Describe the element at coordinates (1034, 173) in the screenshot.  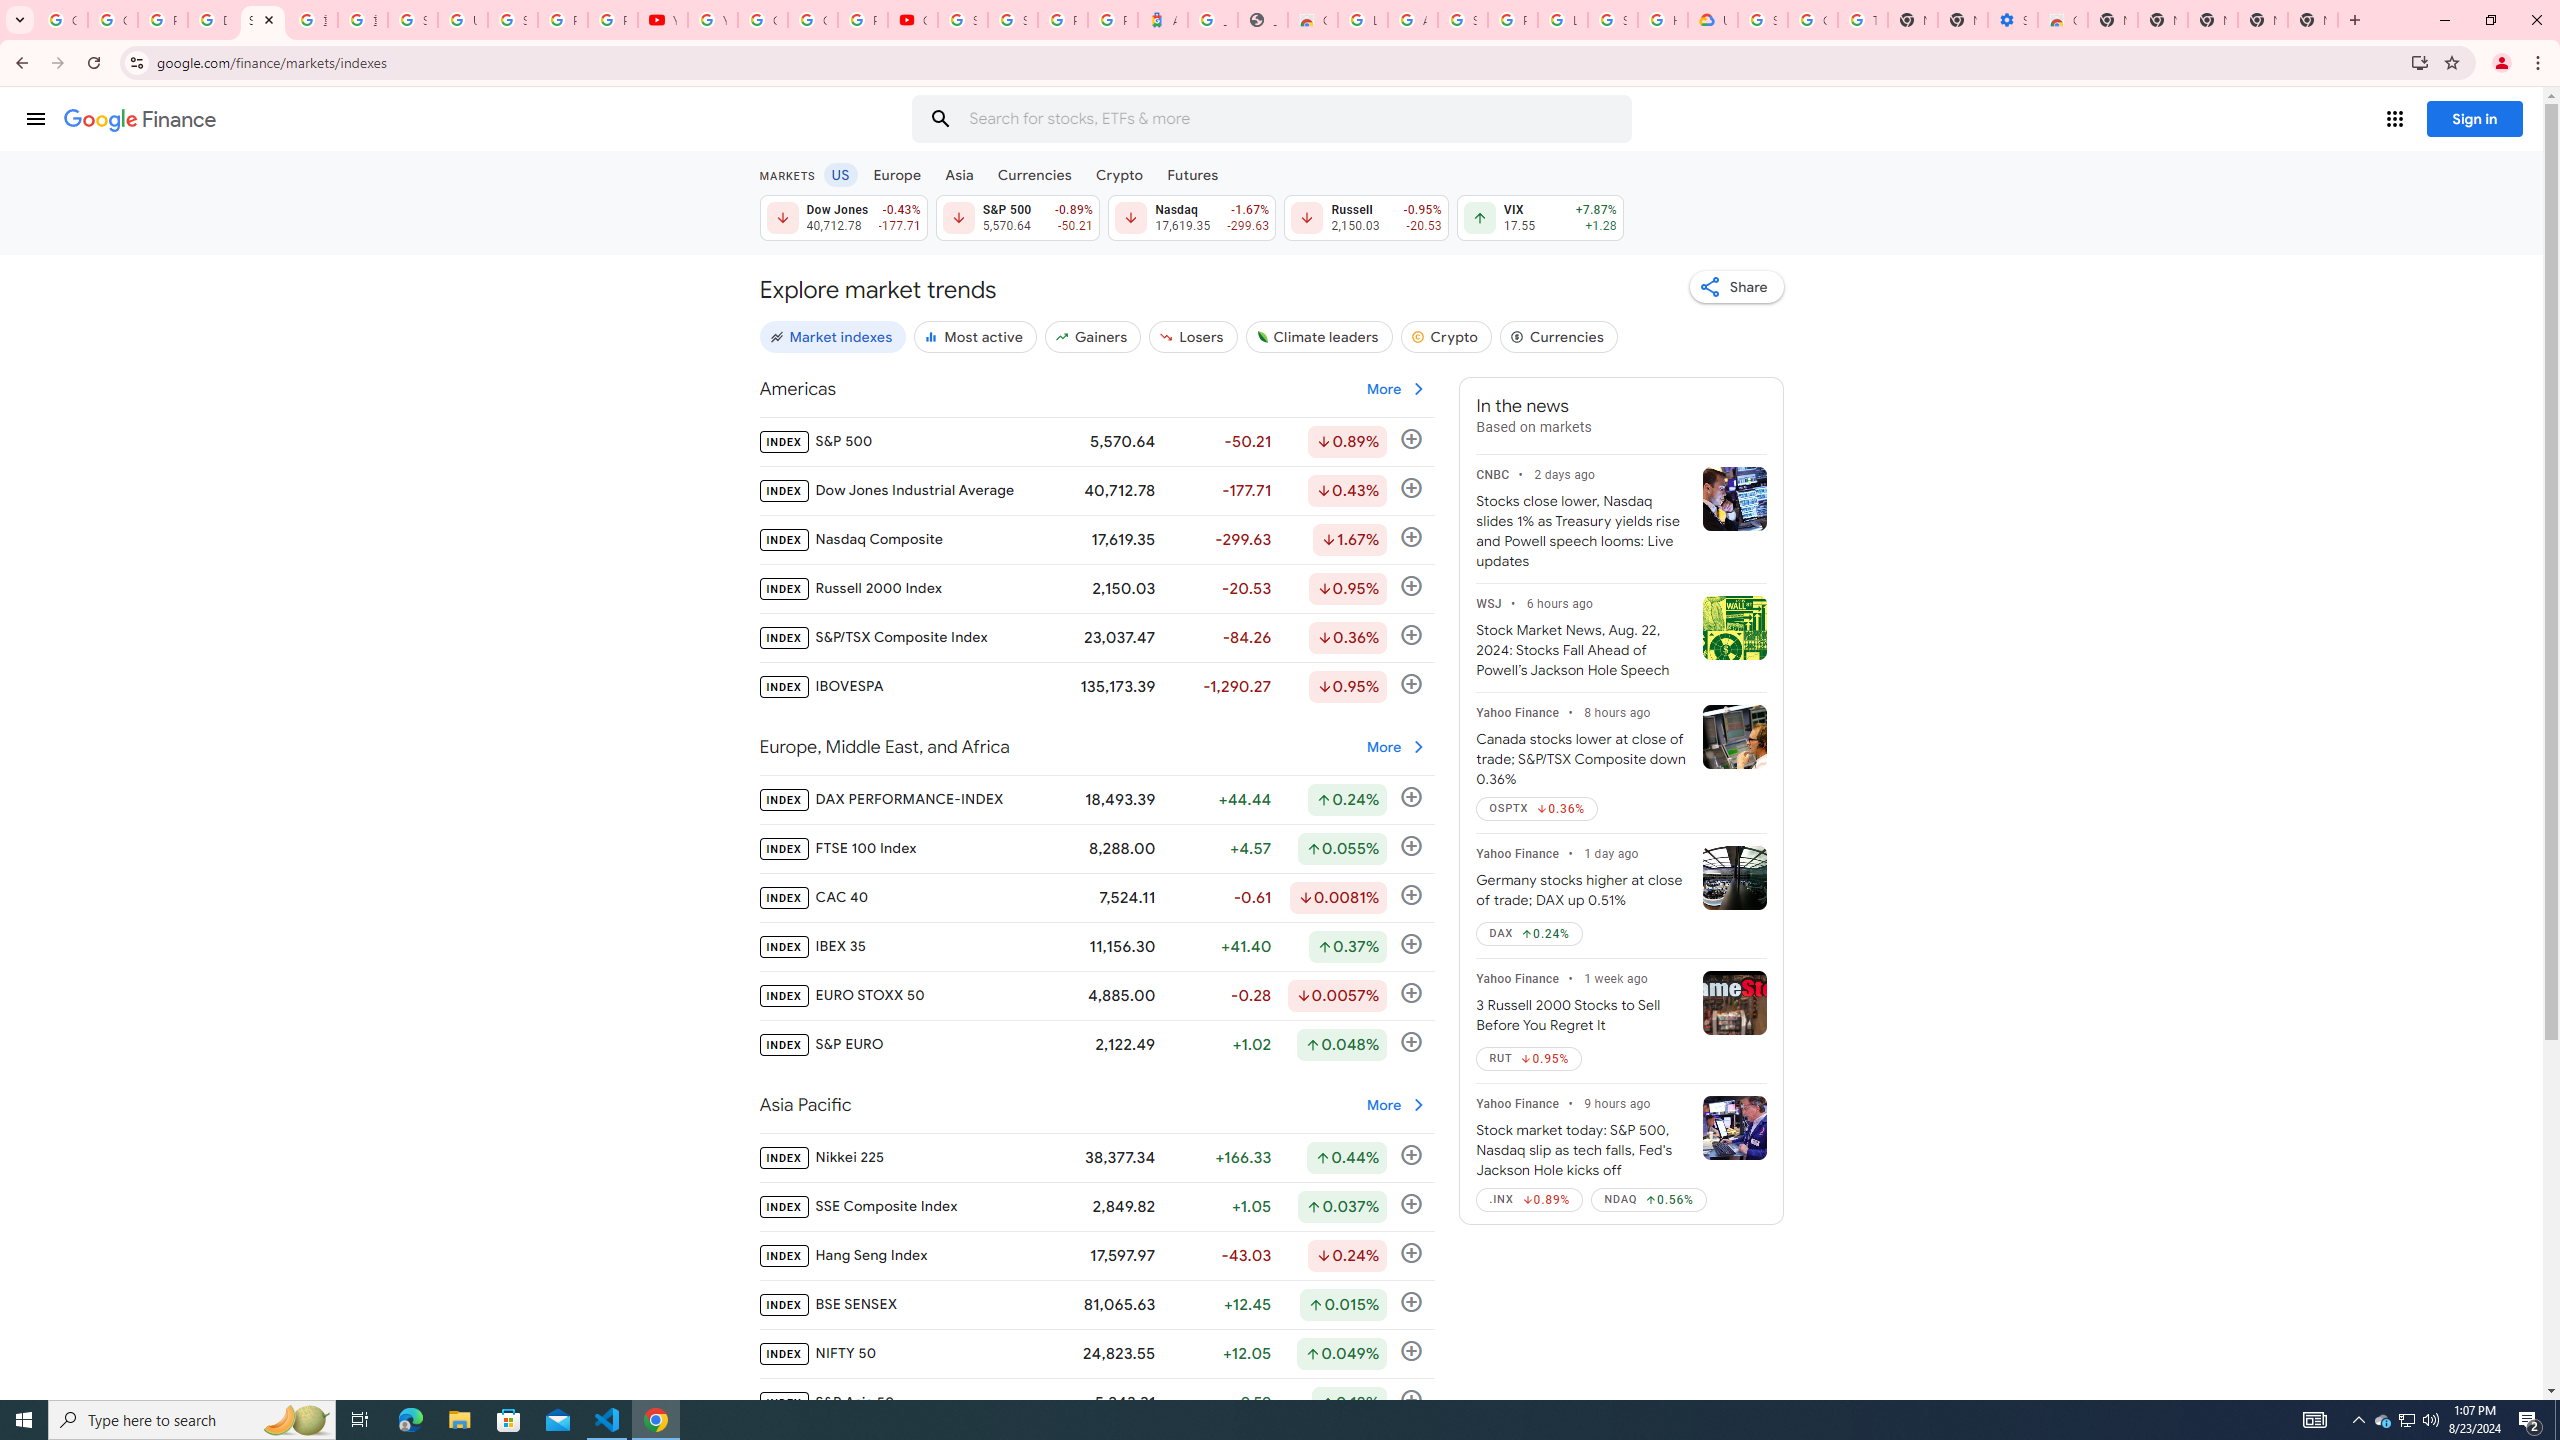
I see `'Currencies'` at that location.